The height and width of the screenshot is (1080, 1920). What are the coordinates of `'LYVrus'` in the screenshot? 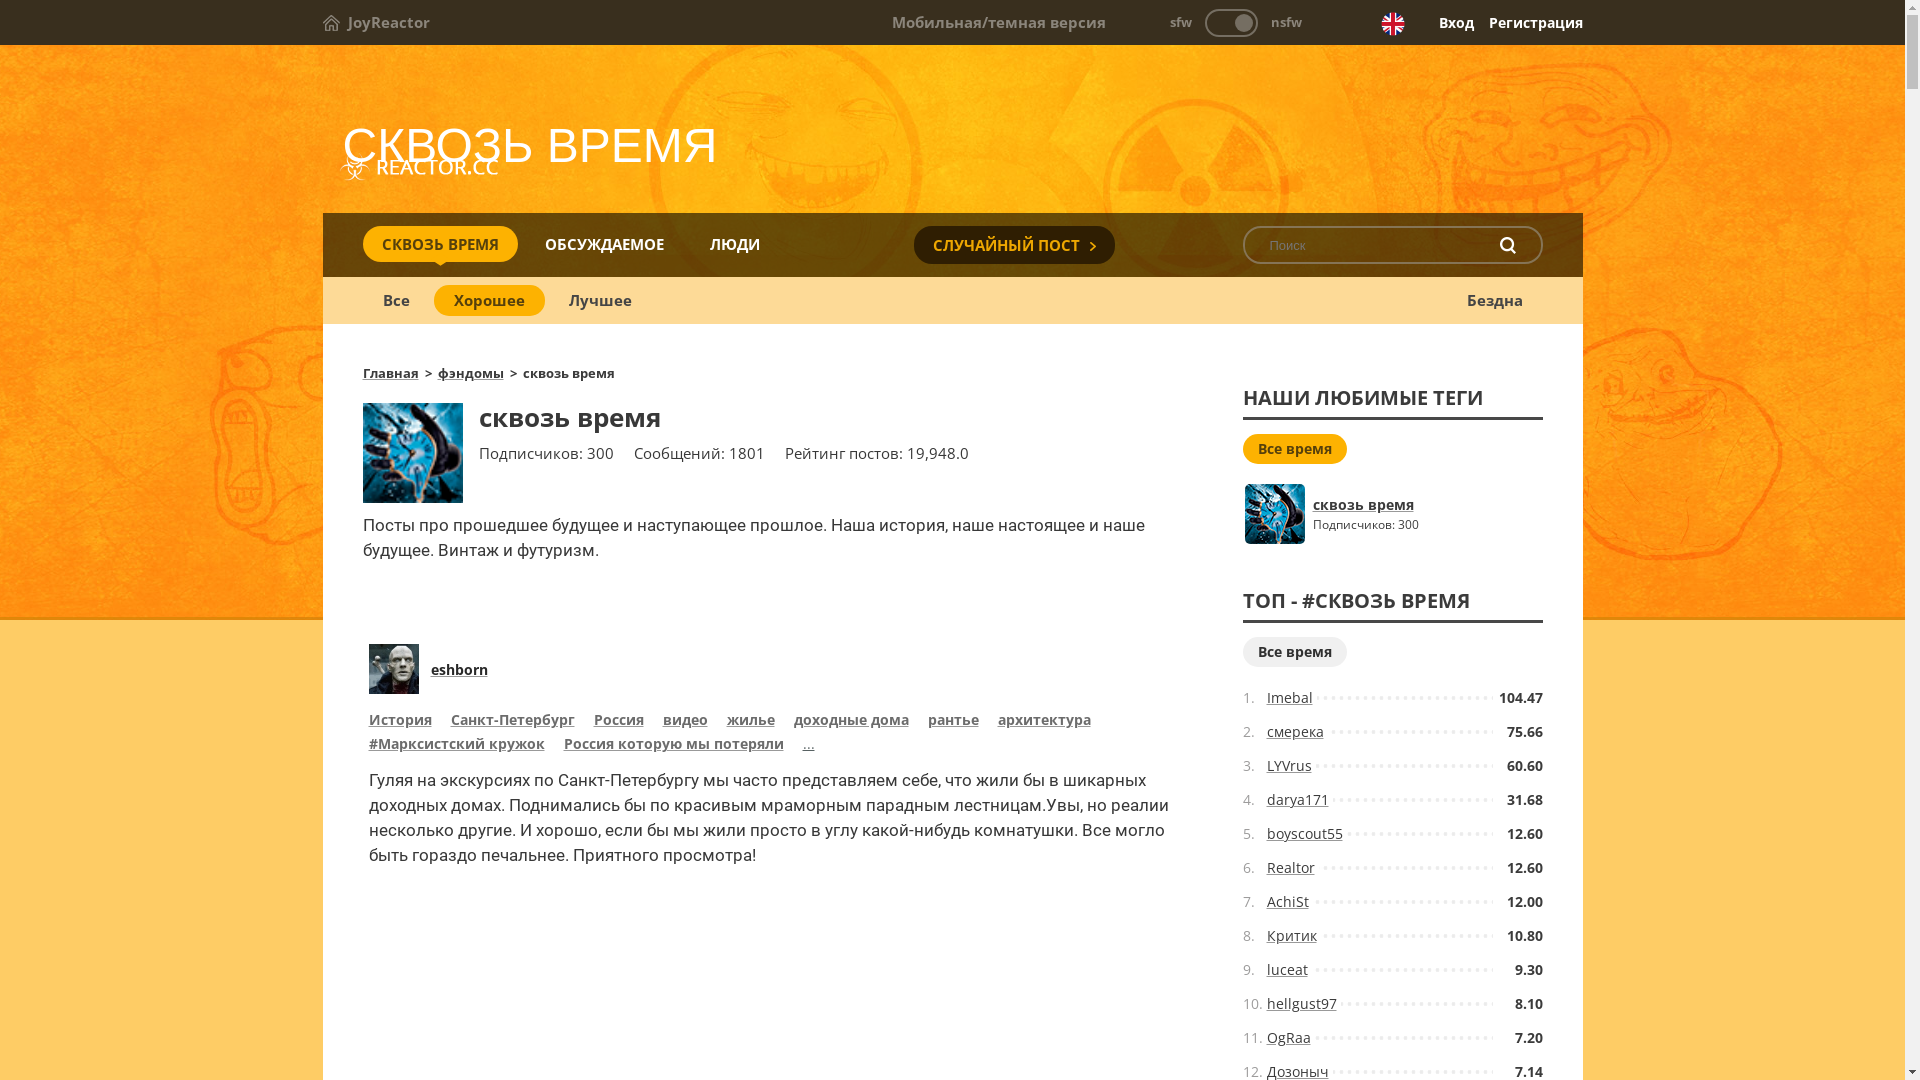 It's located at (1288, 765).